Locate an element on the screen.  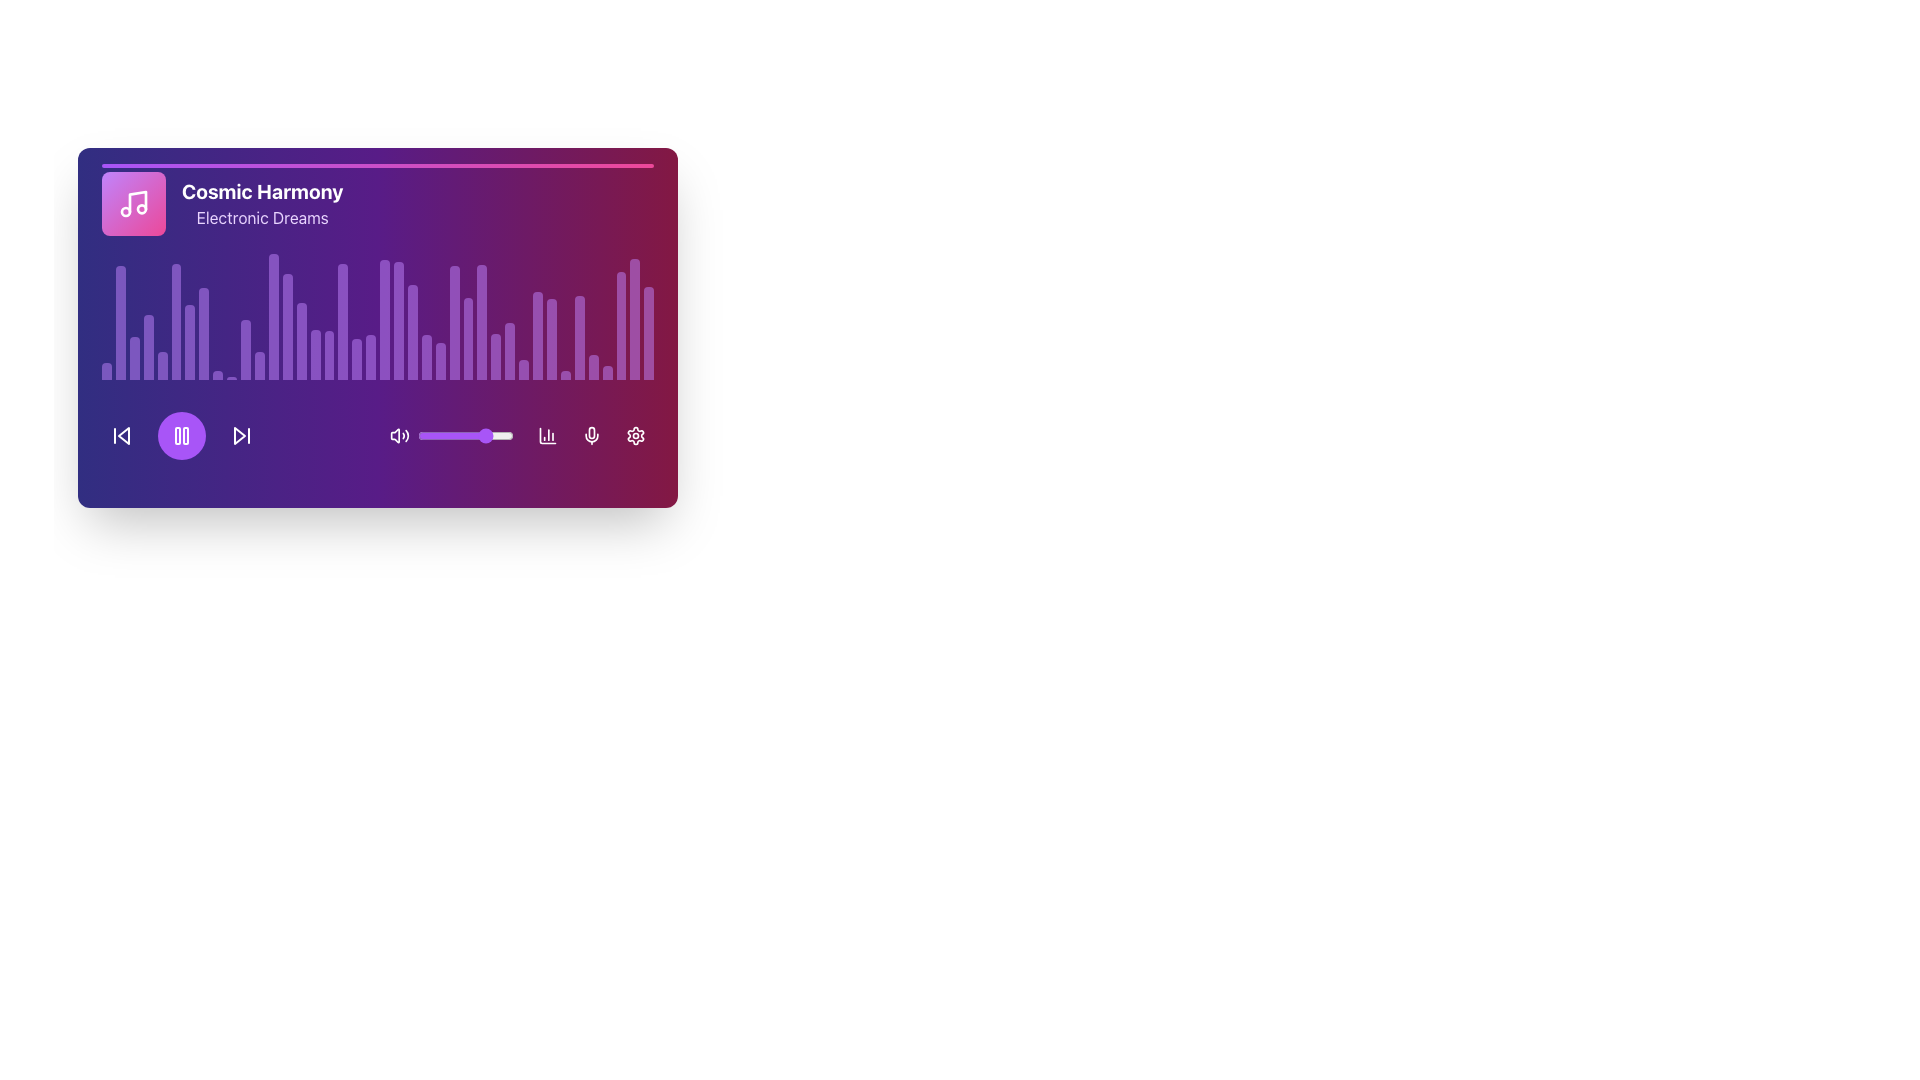
the microphone toggle button located in the bottom interface bar of the music player is located at coordinates (590, 434).